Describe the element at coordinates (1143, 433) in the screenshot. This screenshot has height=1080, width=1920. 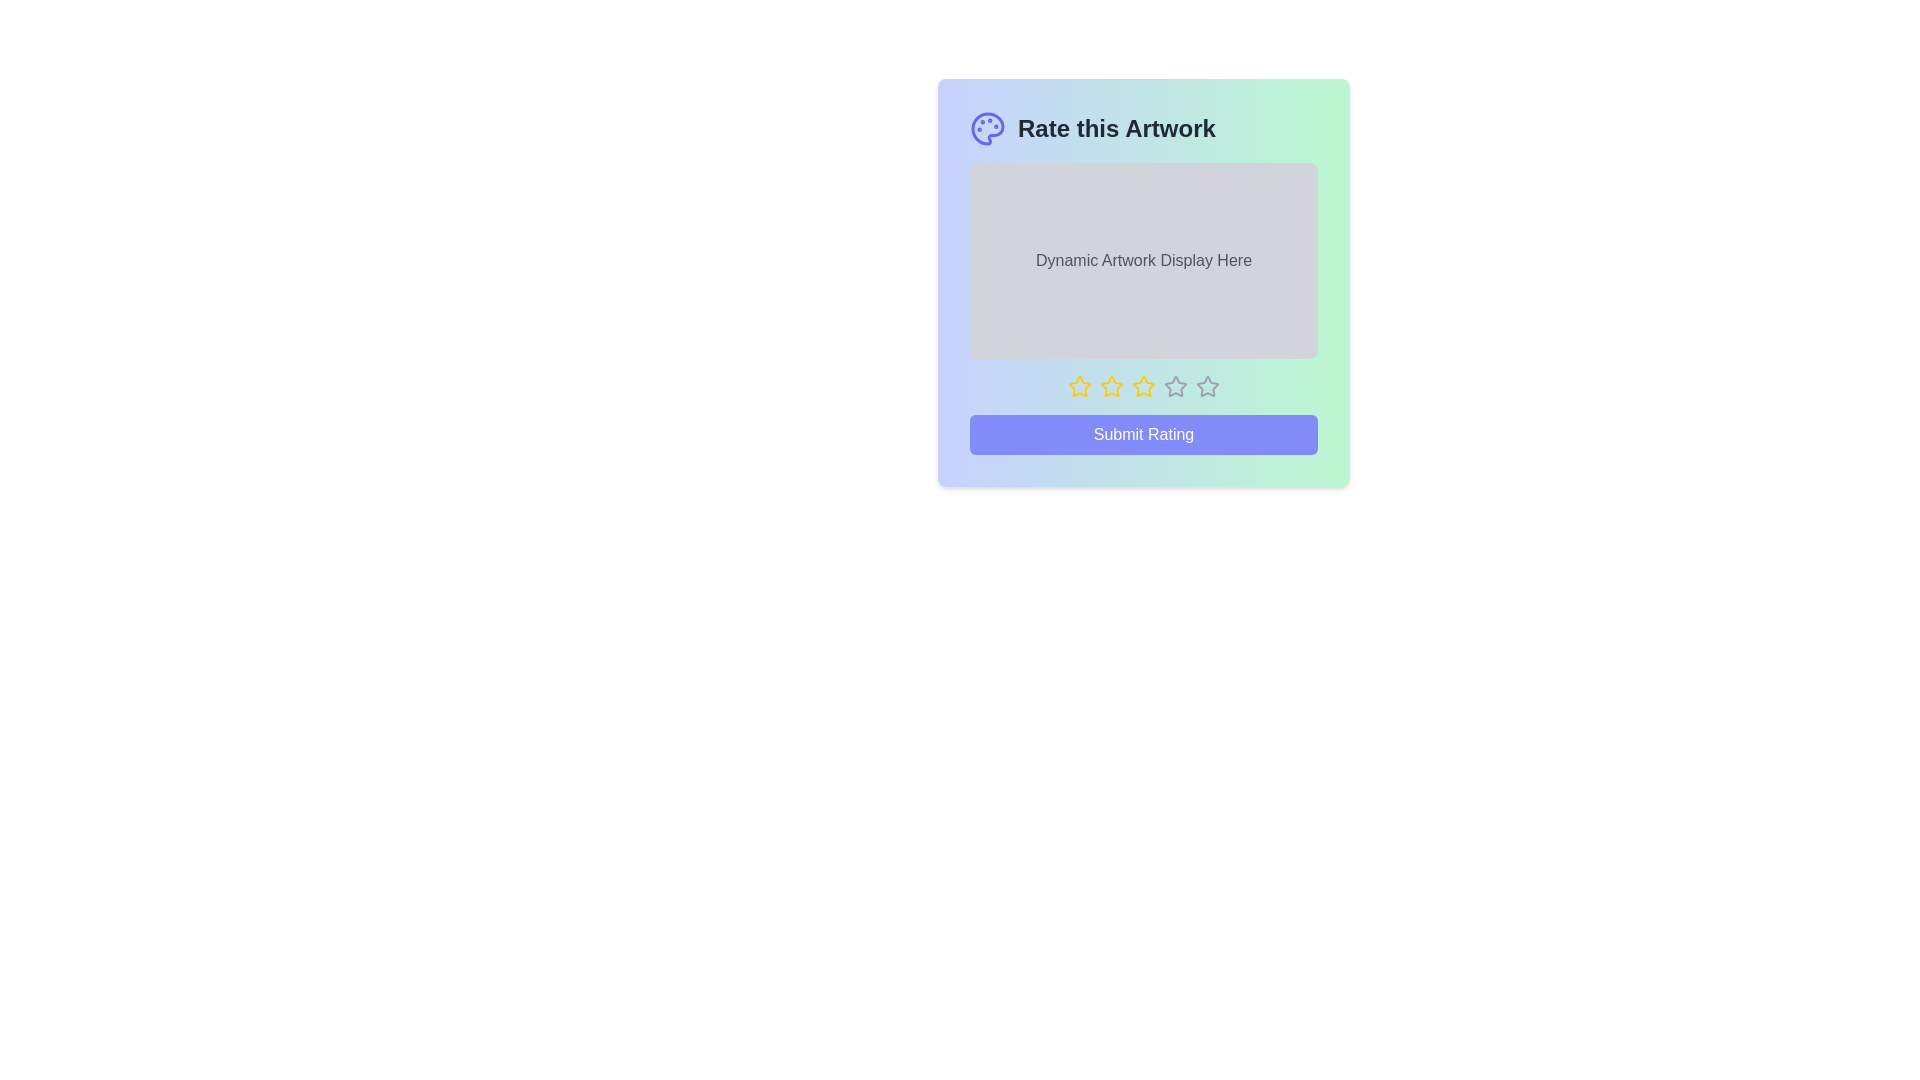
I see `the 'Submit Rating' button to submit the selected rating` at that location.